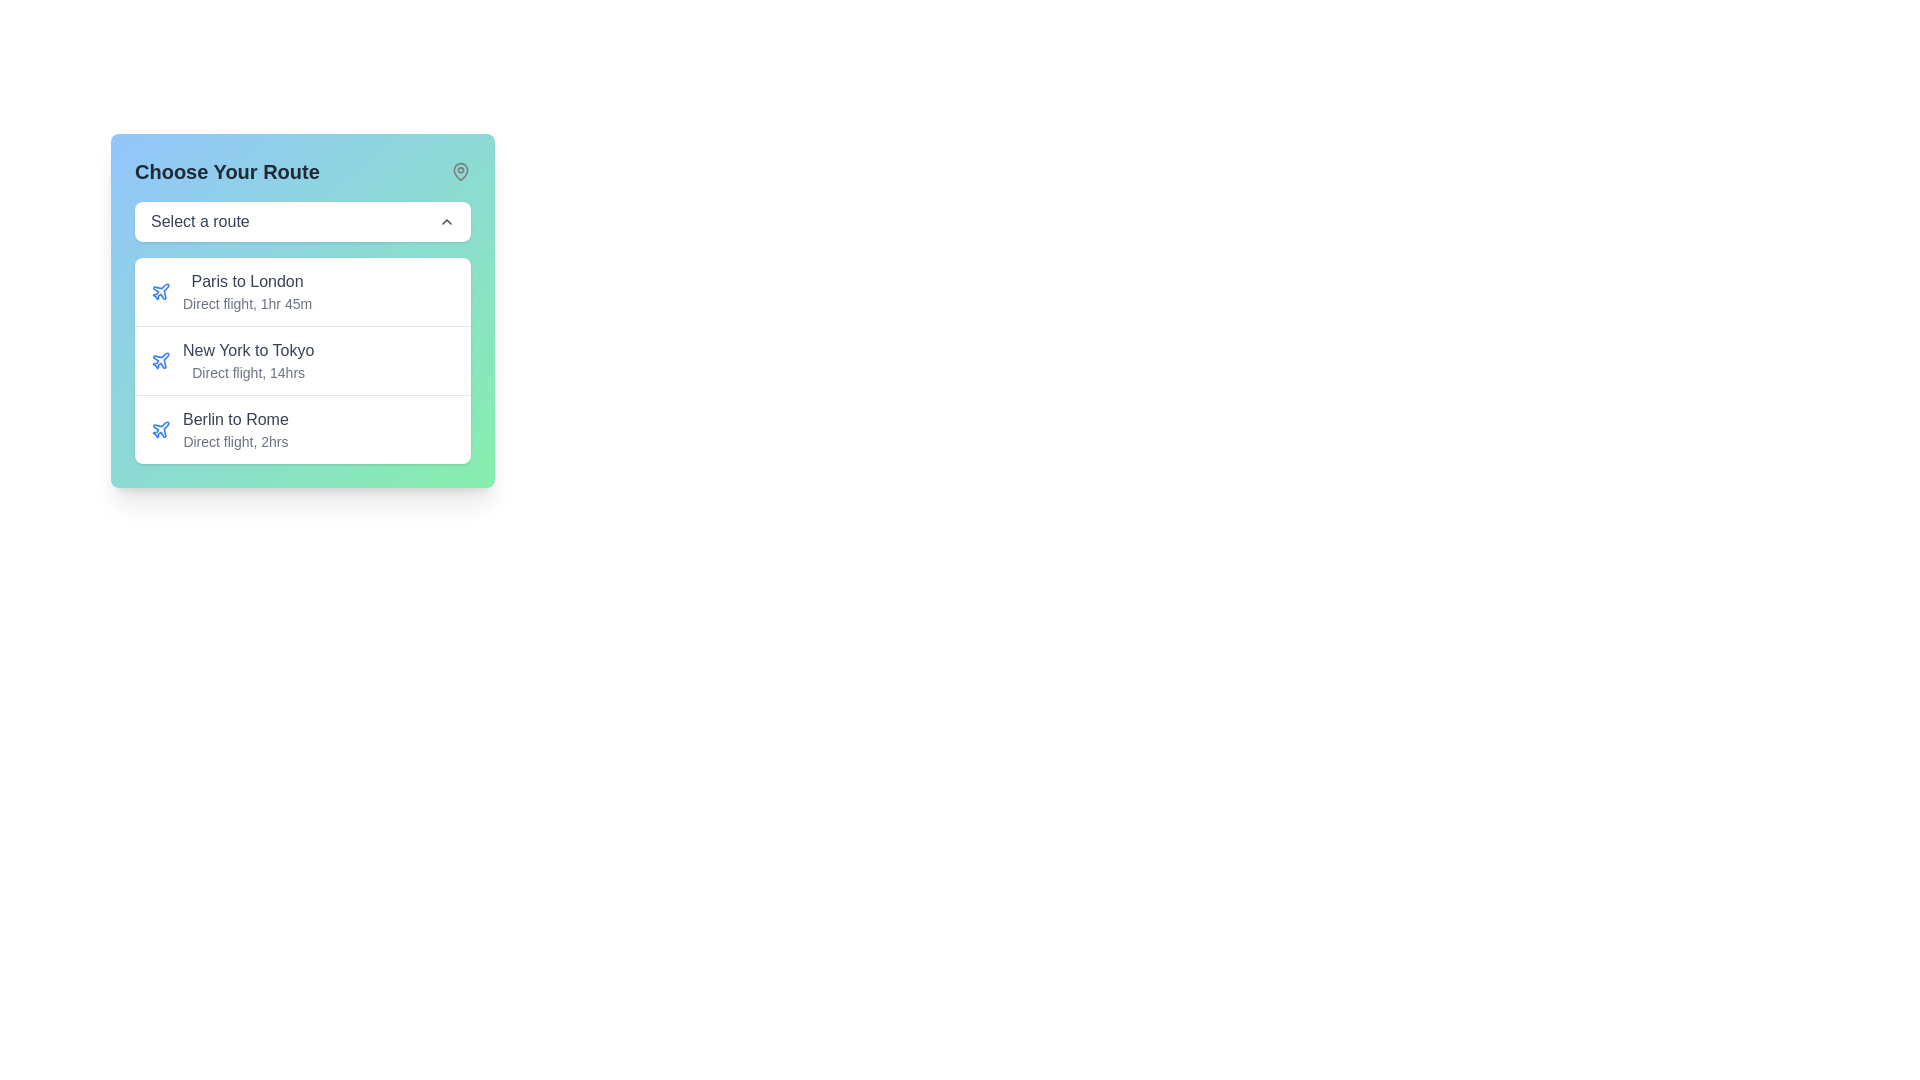 Image resolution: width=1920 pixels, height=1080 pixels. Describe the element at coordinates (301, 360) in the screenshot. I see `the second list item displaying the flight route from New York to Tokyo` at that location.